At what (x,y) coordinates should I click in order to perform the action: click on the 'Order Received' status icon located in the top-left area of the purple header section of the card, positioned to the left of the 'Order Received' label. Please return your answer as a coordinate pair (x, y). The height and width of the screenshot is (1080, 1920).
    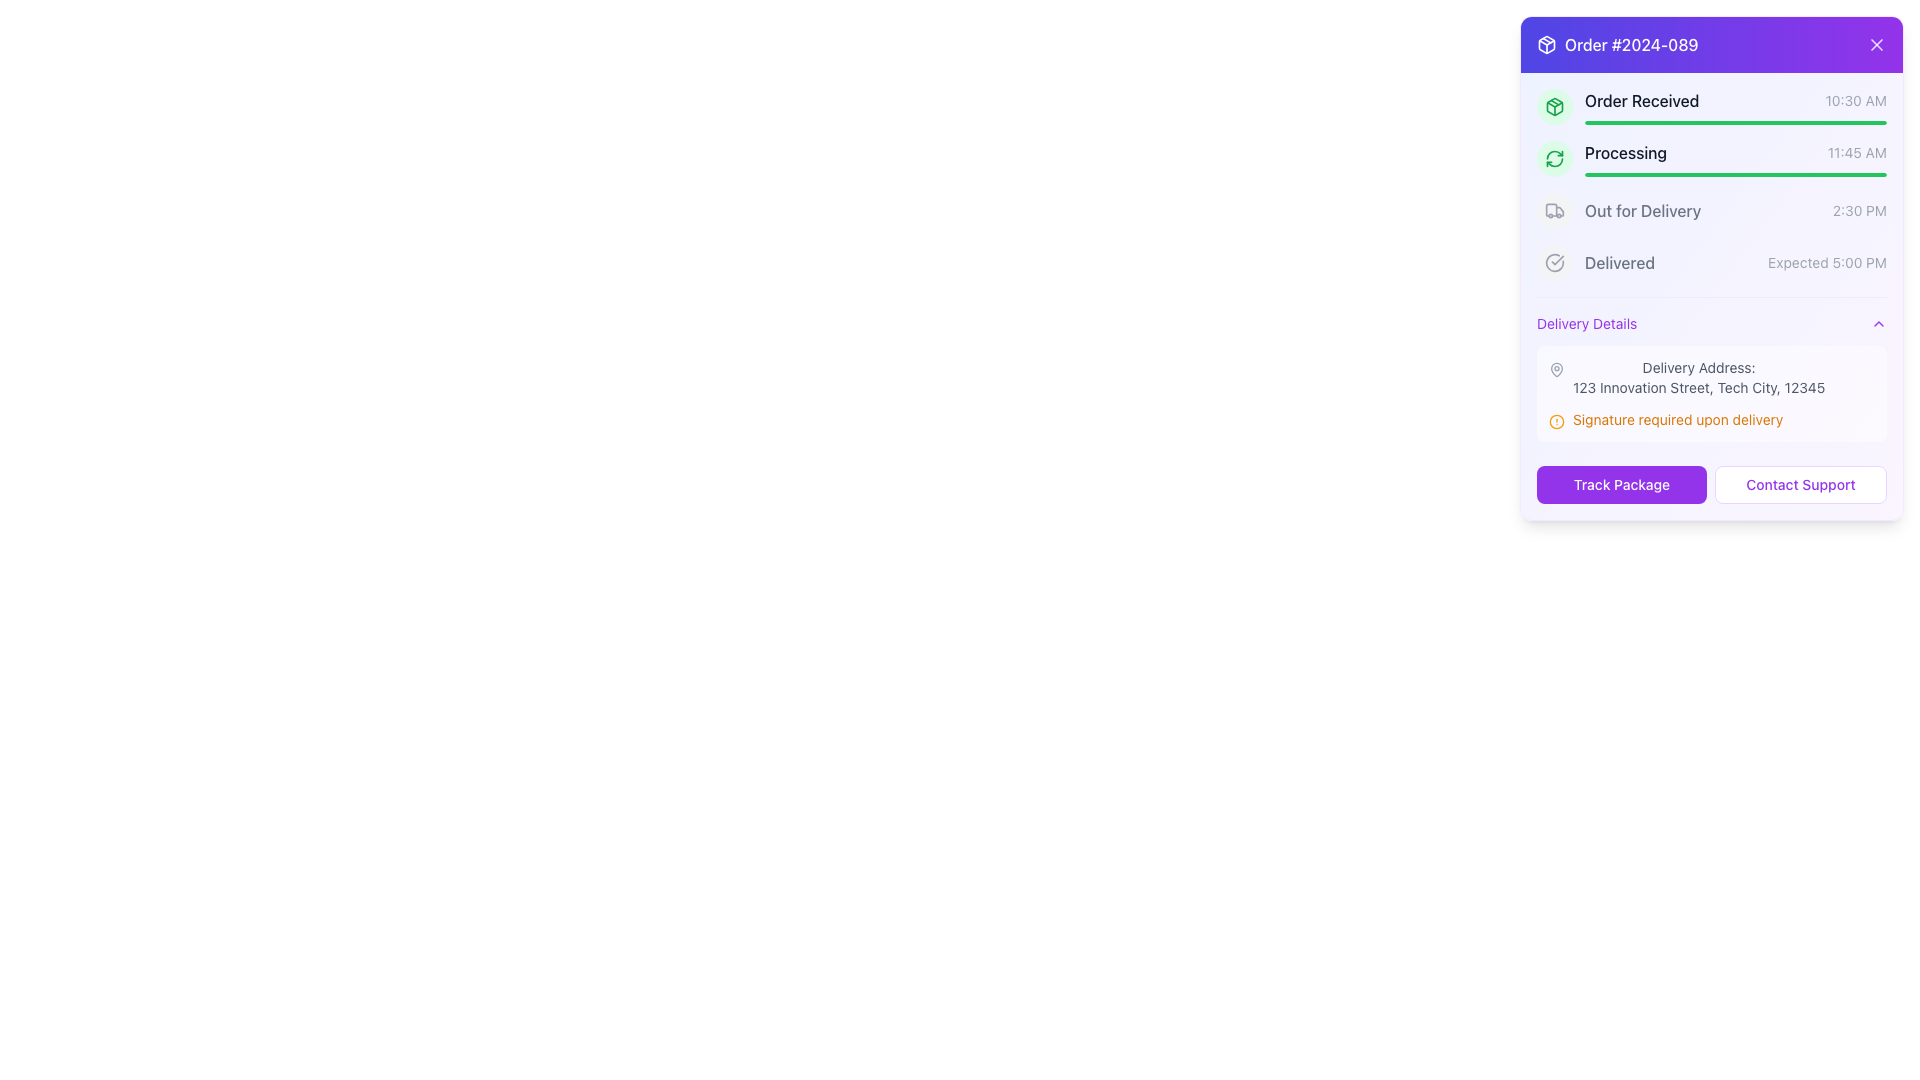
    Looking at the image, I should click on (1545, 45).